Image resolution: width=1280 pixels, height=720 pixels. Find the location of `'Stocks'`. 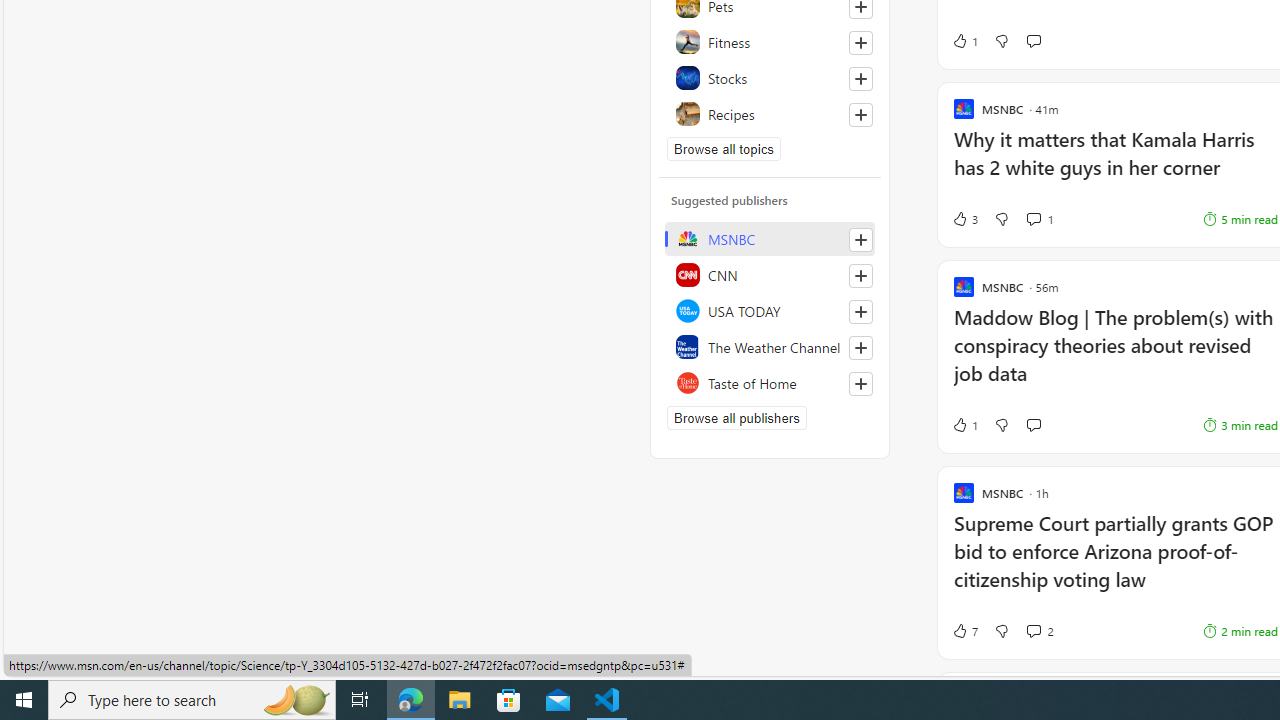

'Stocks' is located at coordinates (769, 77).